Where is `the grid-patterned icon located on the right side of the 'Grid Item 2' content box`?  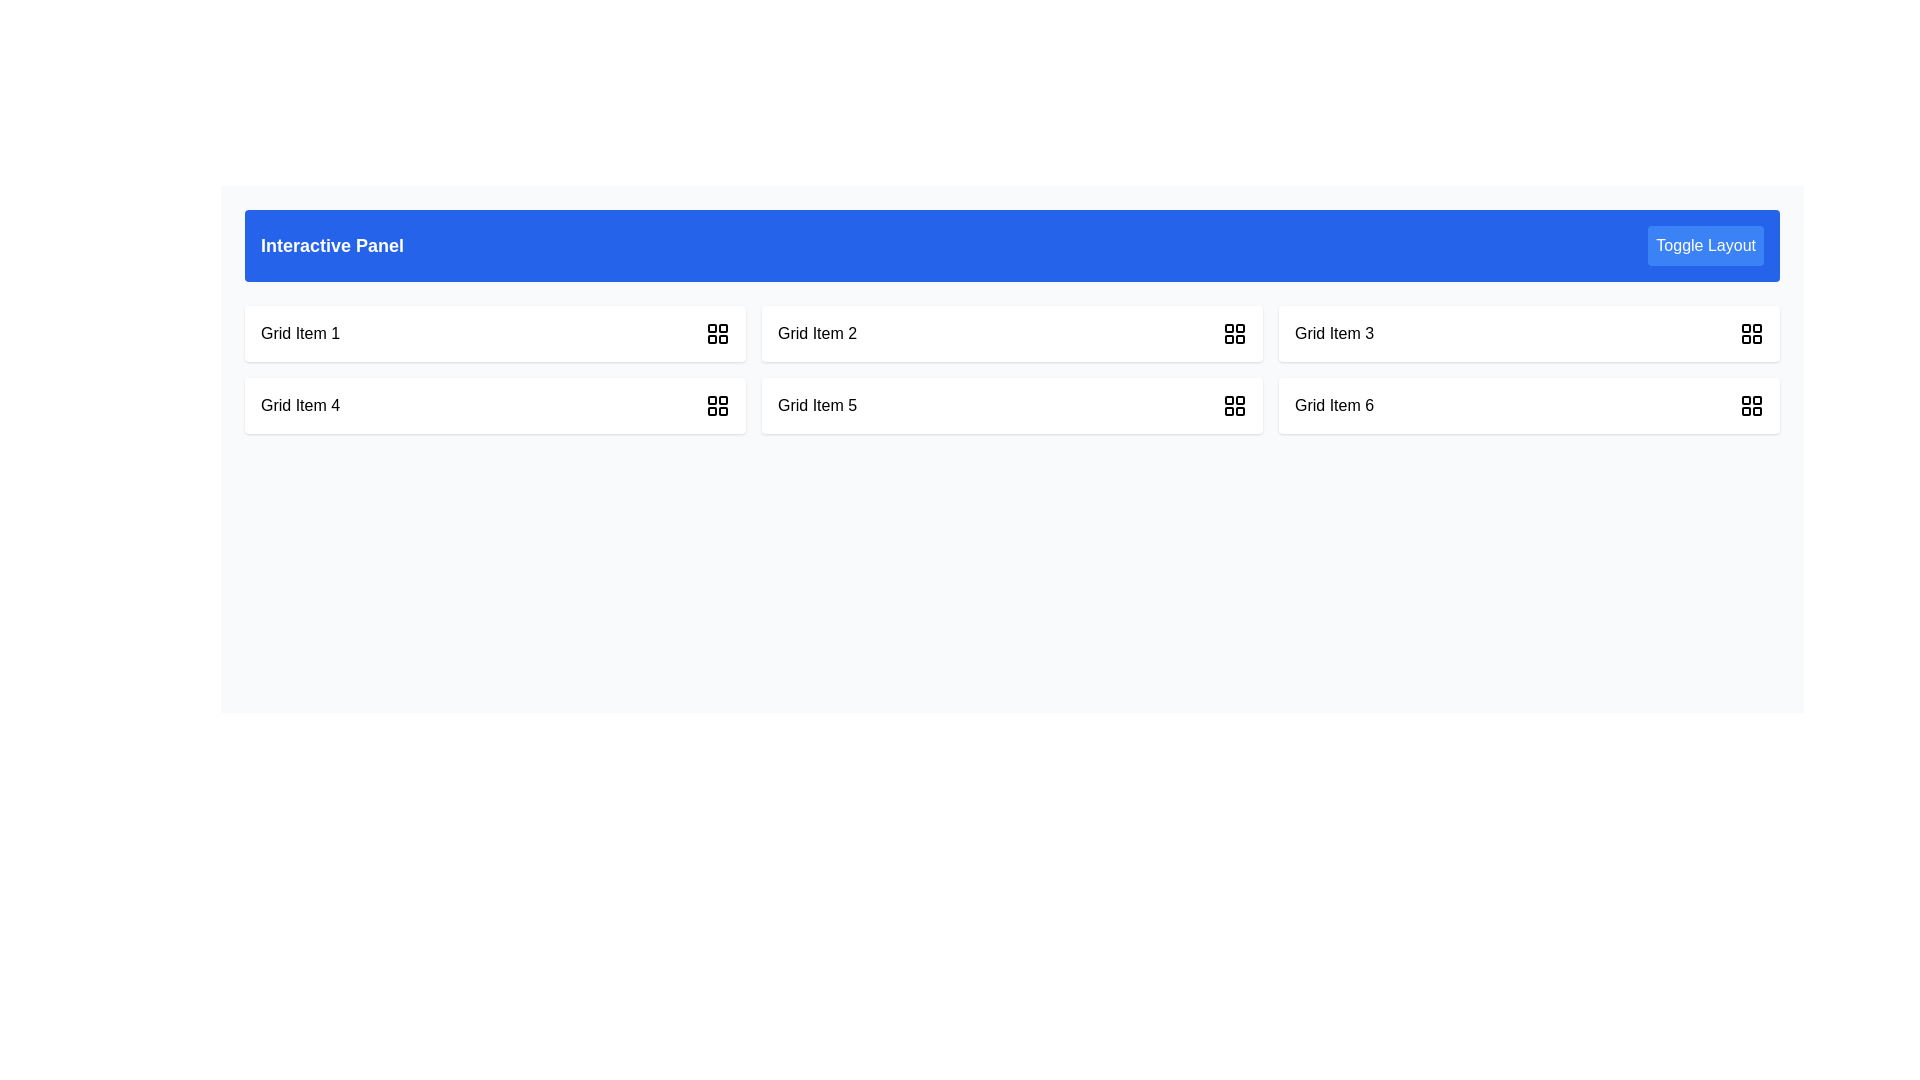
the grid-patterned icon located on the right side of the 'Grid Item 2' content box is located at coordinates (1233, 333).